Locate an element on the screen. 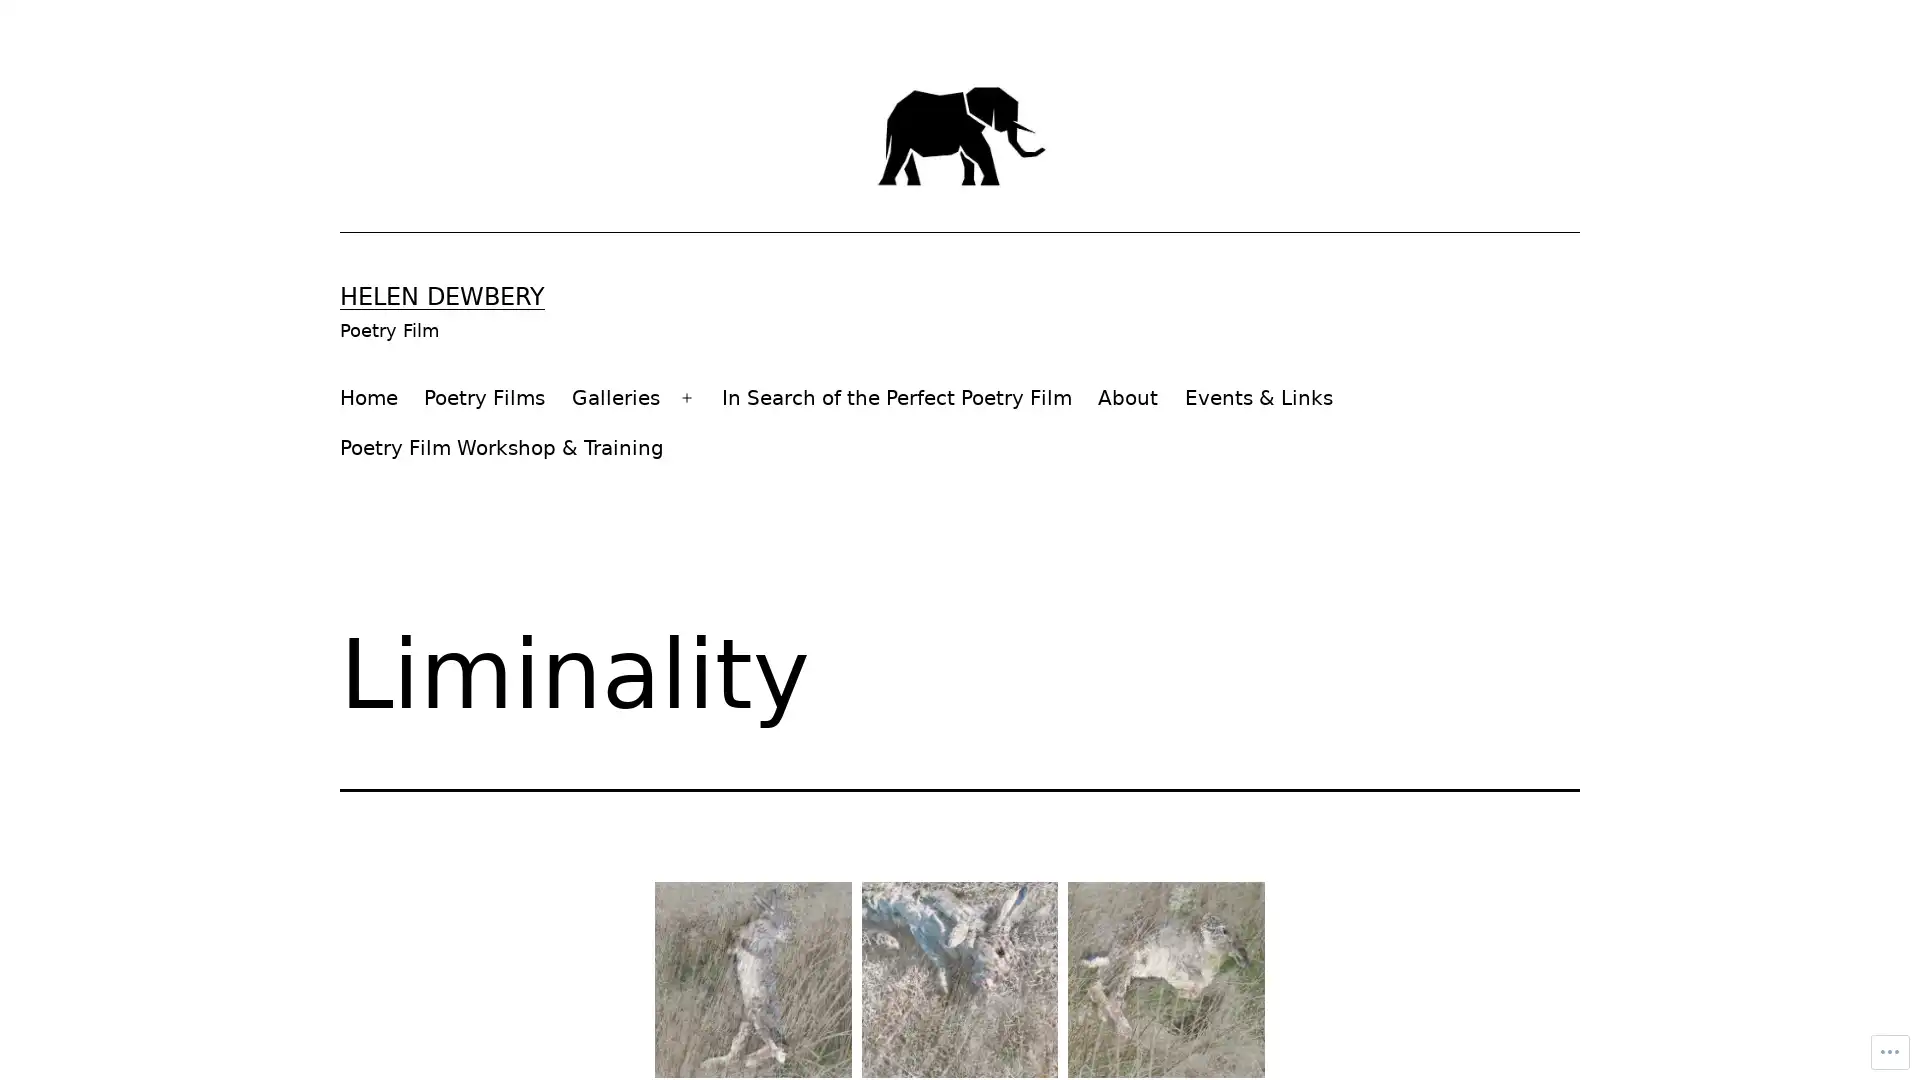  Open menu is located at coordinates (686, 397).